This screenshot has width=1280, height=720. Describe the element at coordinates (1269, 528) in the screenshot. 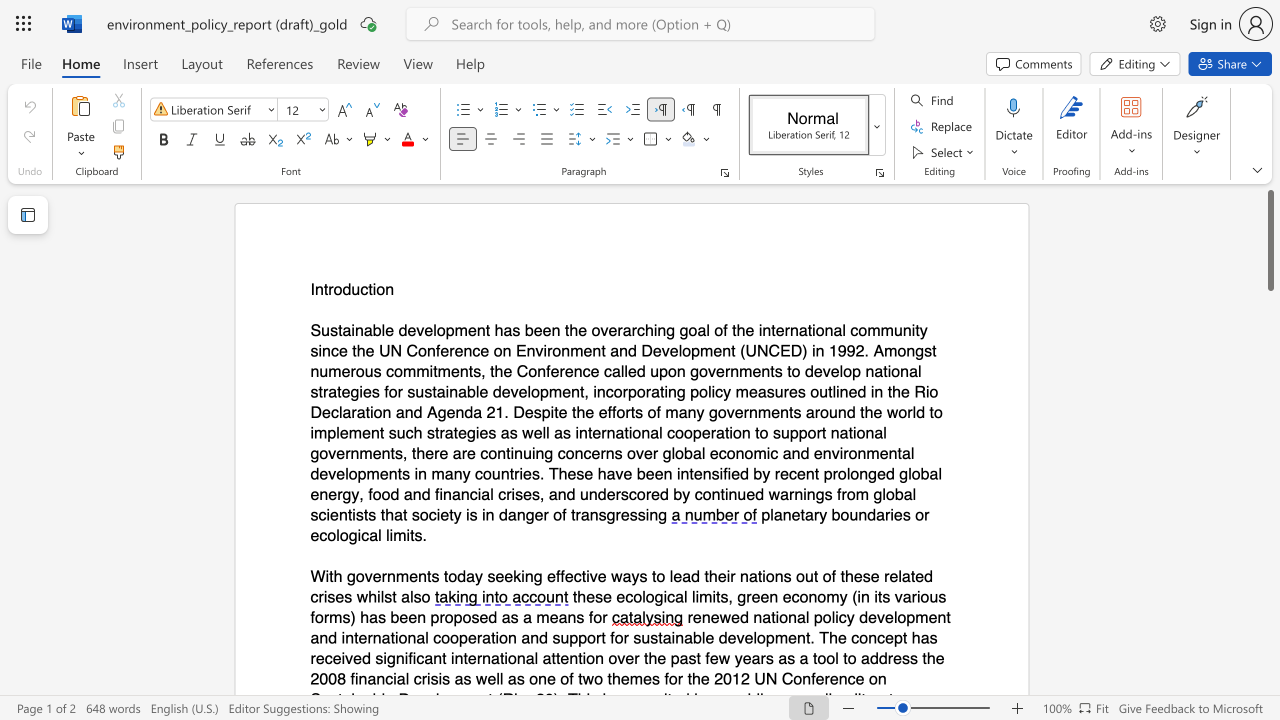

I see `the scrollbar to move the page down` at that location.